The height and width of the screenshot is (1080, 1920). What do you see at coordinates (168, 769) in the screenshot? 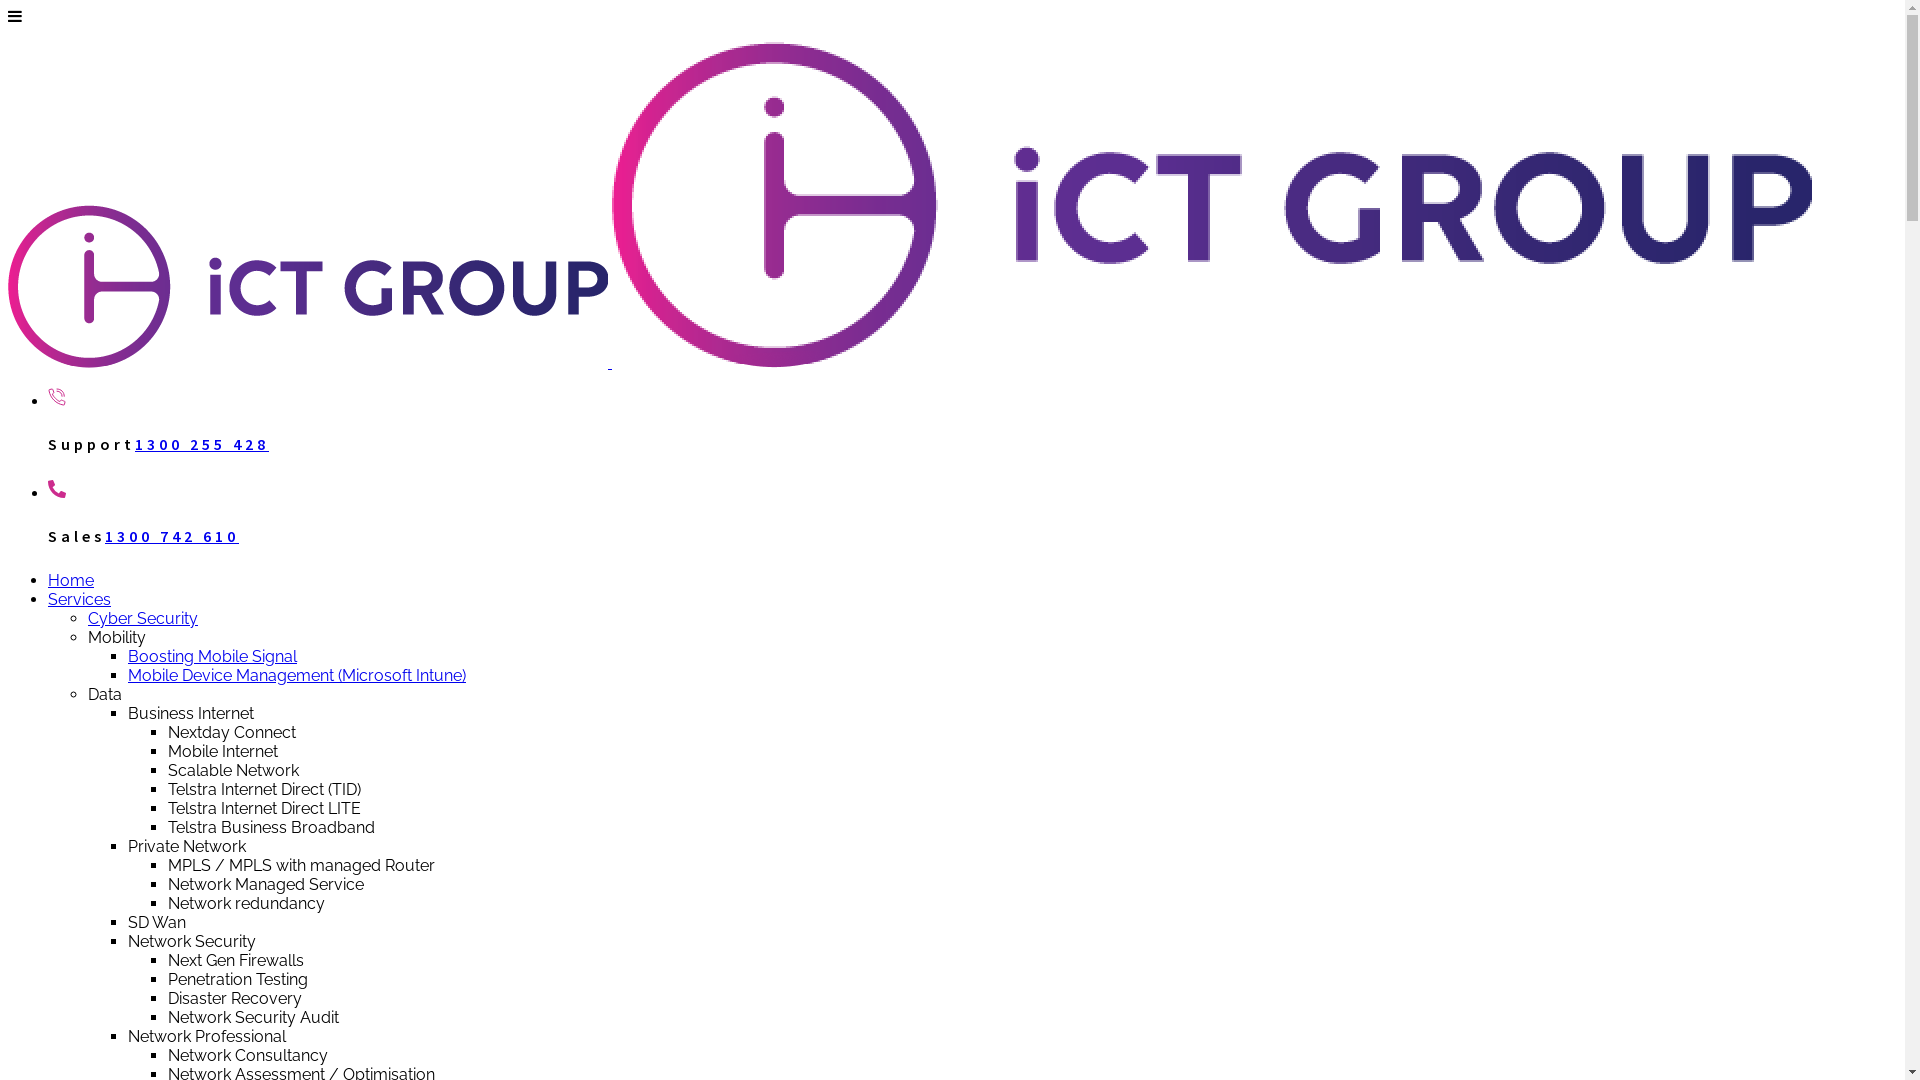
I see `'Scalable Network'` at bounding box center [168, 769].